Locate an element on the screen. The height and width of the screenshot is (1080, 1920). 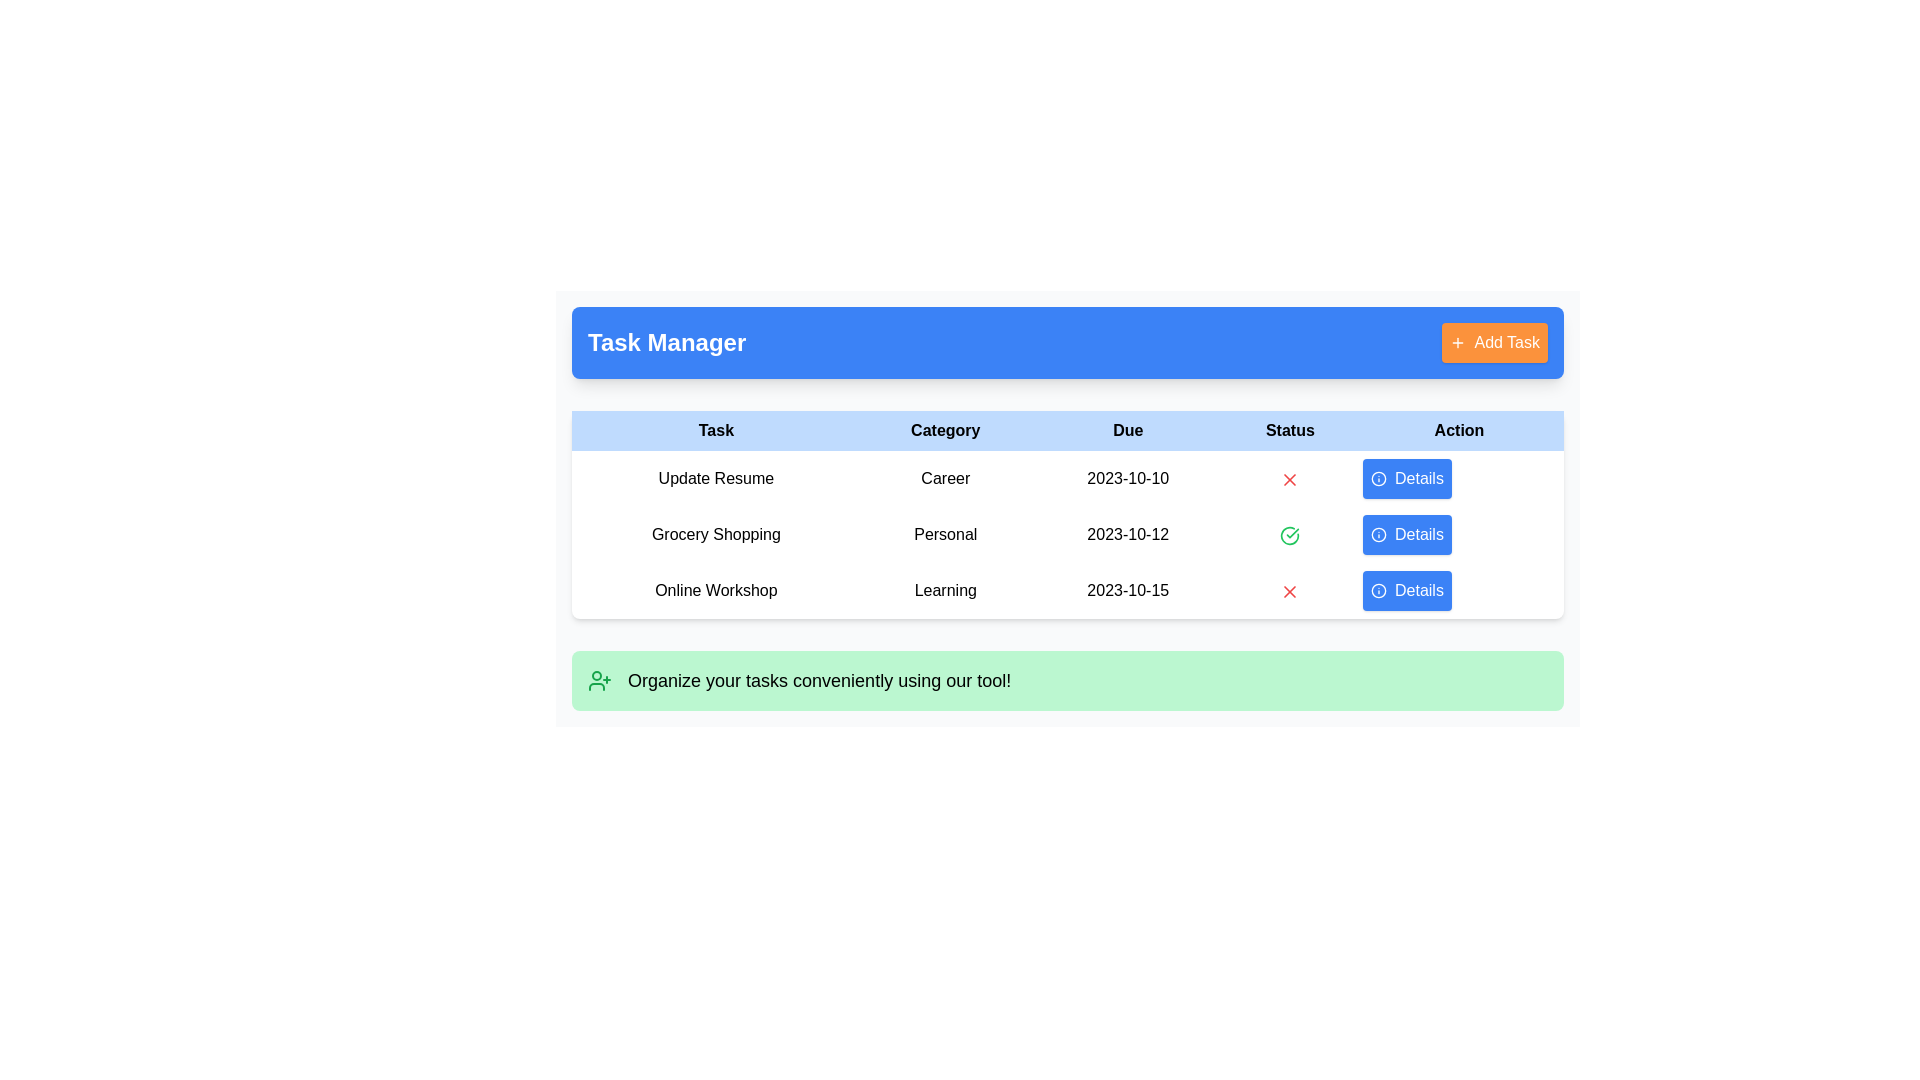
the date text element displaying '2023-10-10' in the 'Due' column of the 'Update Resume' task row is located at coordinates (1128, 478).